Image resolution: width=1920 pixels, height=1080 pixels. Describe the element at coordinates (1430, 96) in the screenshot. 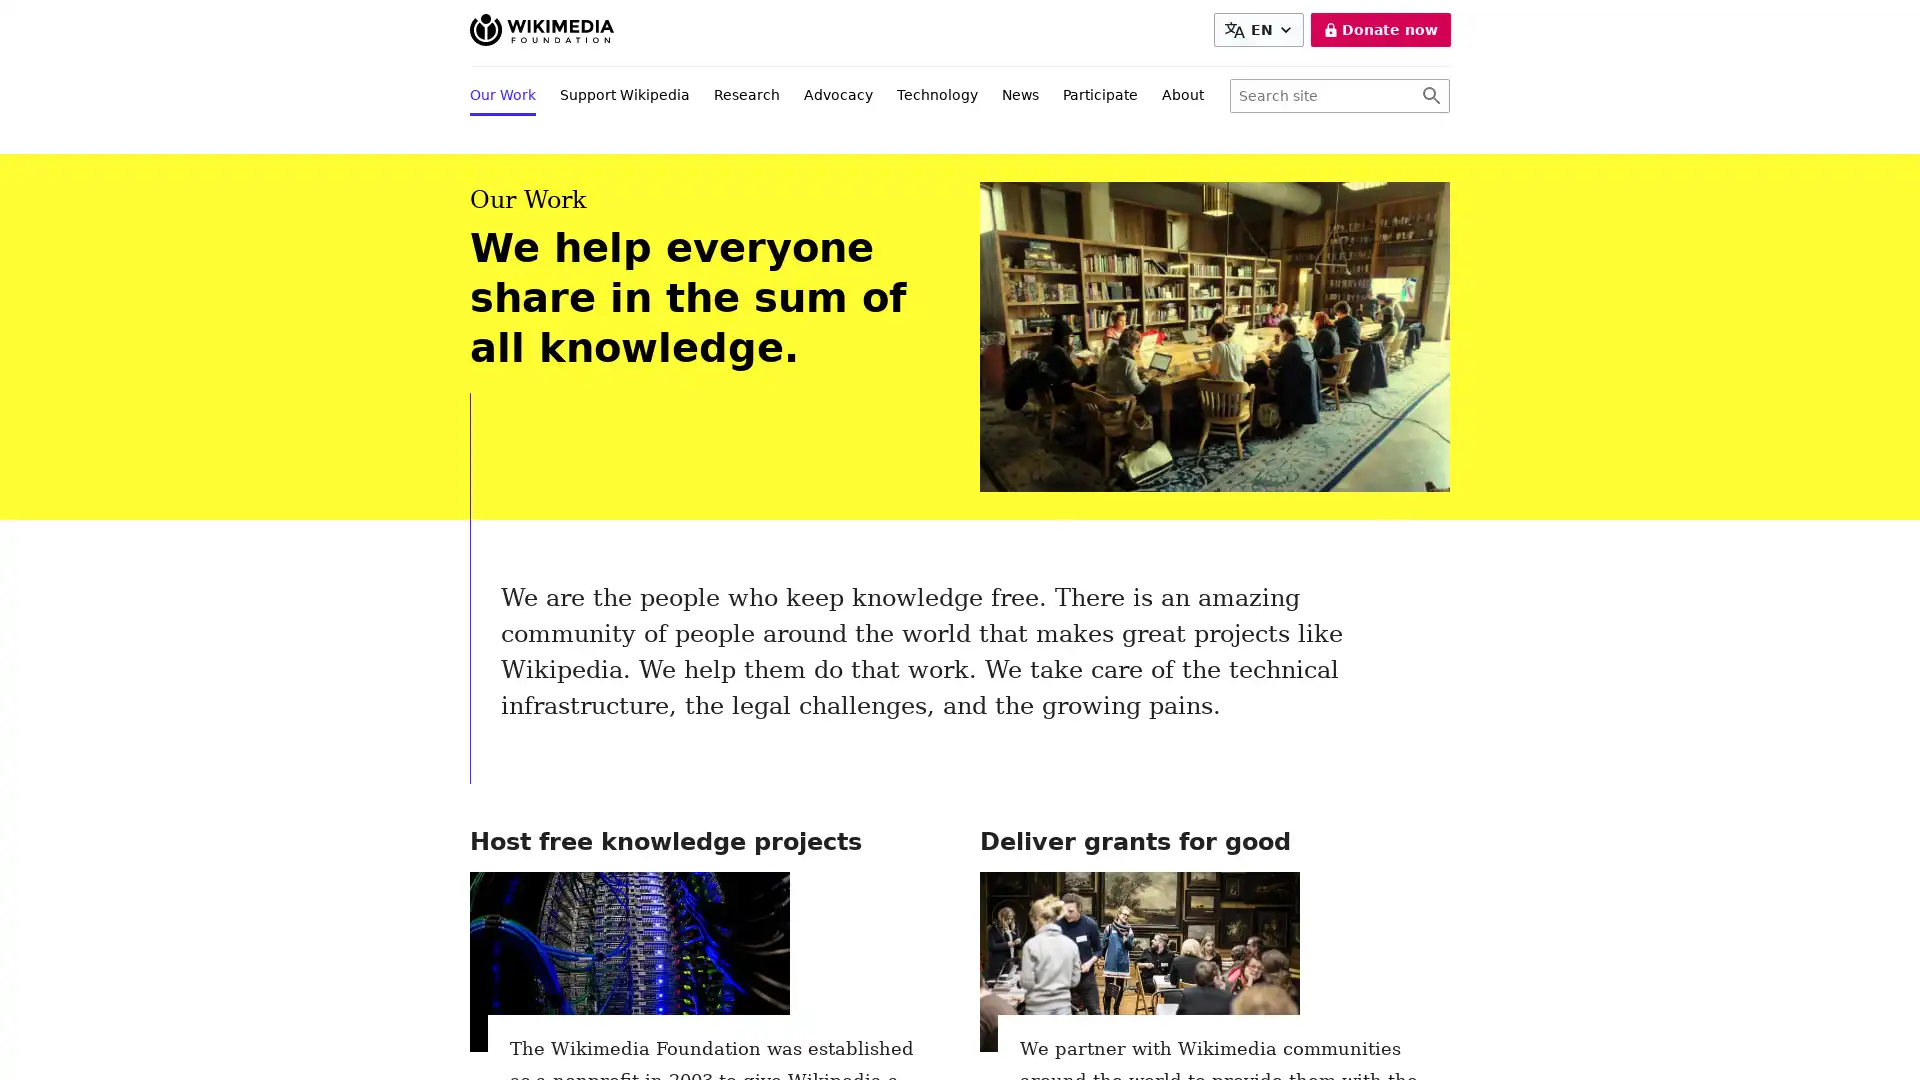

I see `Search` at that location.